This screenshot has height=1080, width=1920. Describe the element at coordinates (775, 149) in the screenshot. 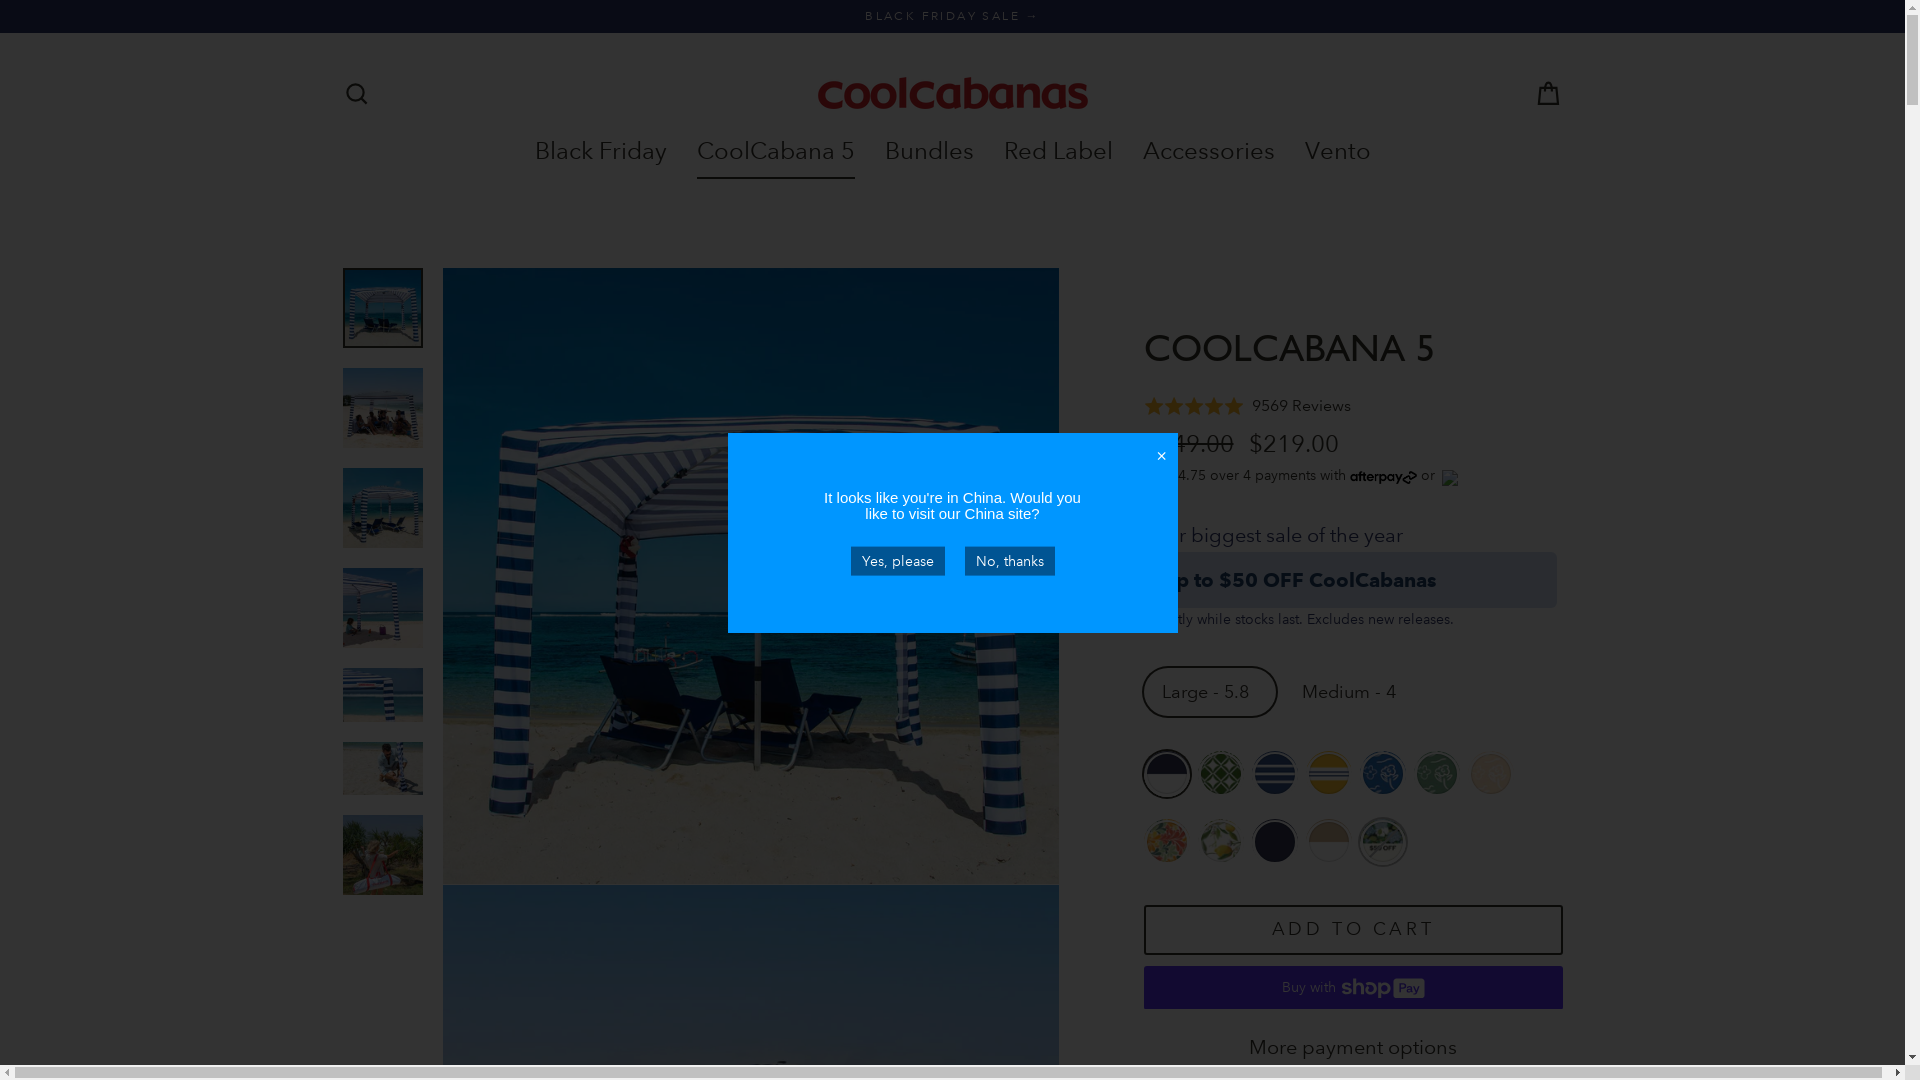

I see `'CoolCabana 5'` at that location.